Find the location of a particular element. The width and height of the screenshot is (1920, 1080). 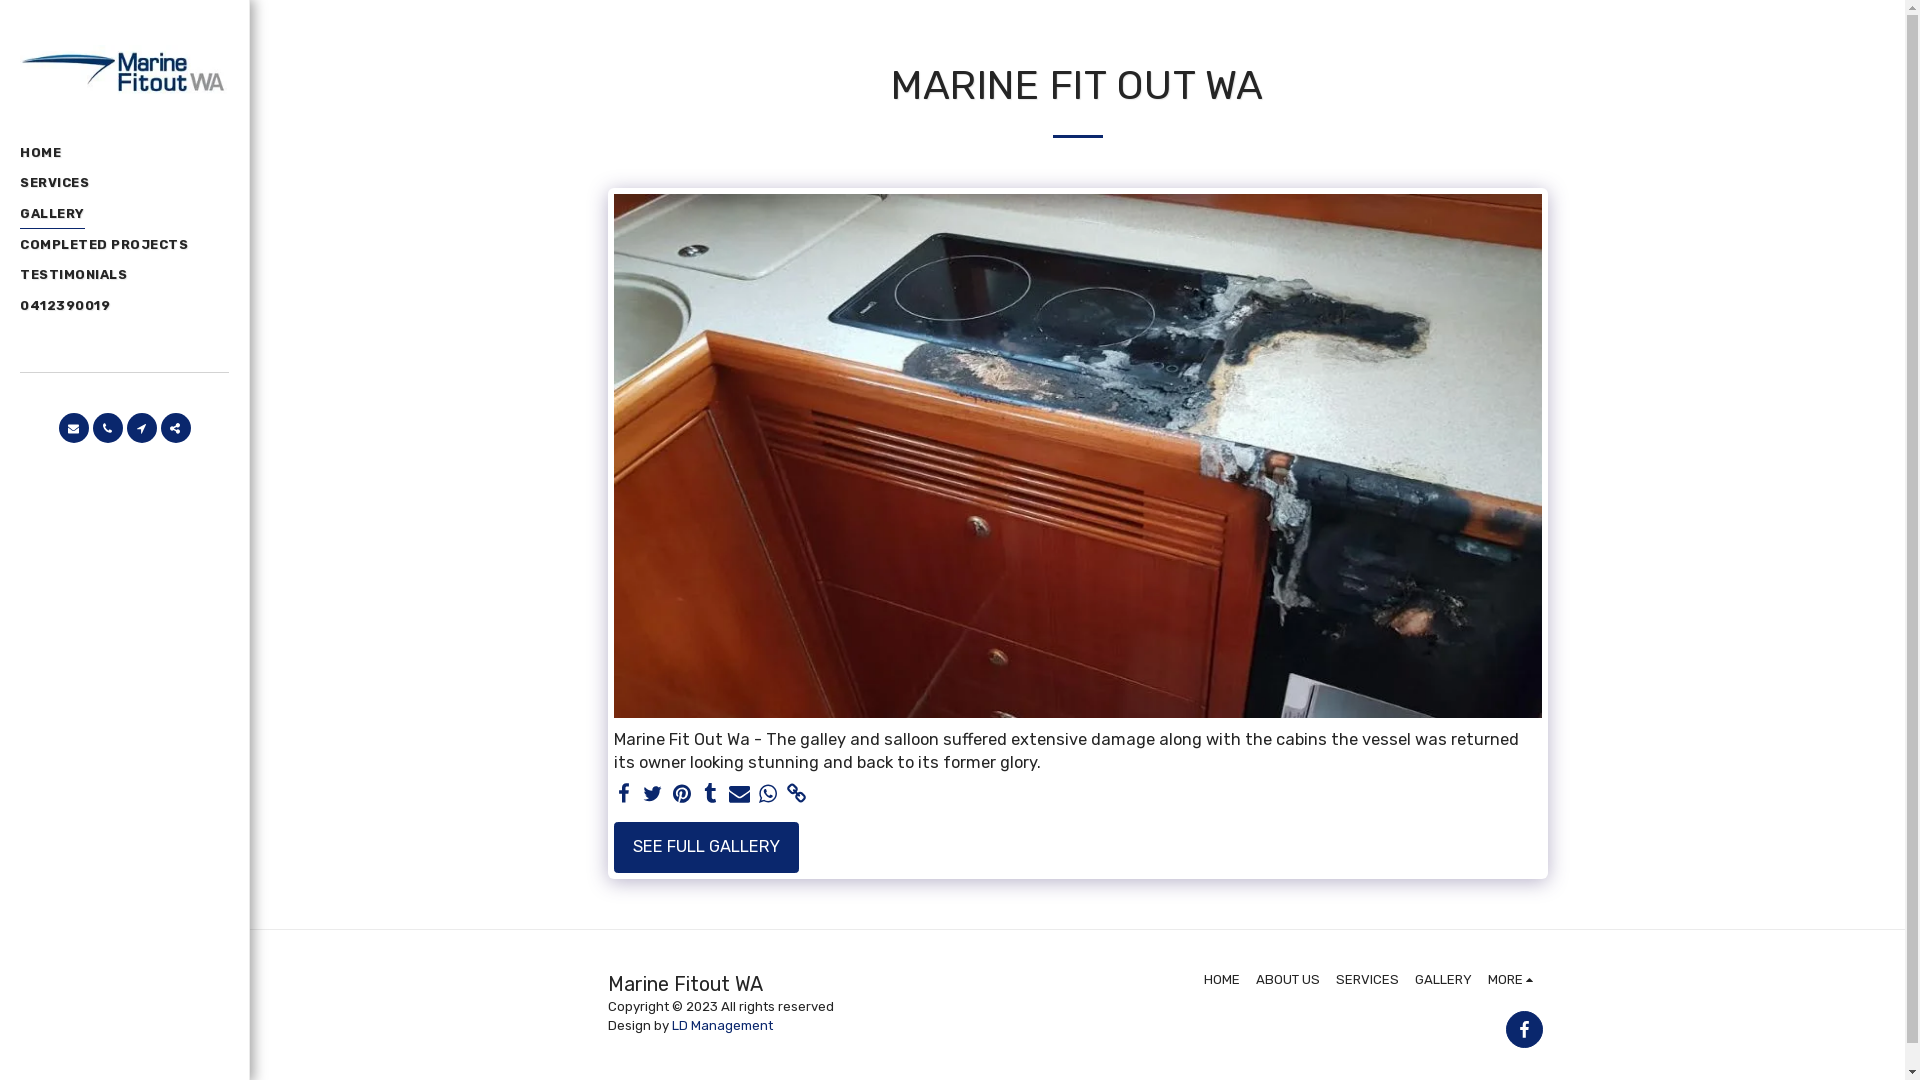

'LD Management' is located at coordinates (721, 1025).